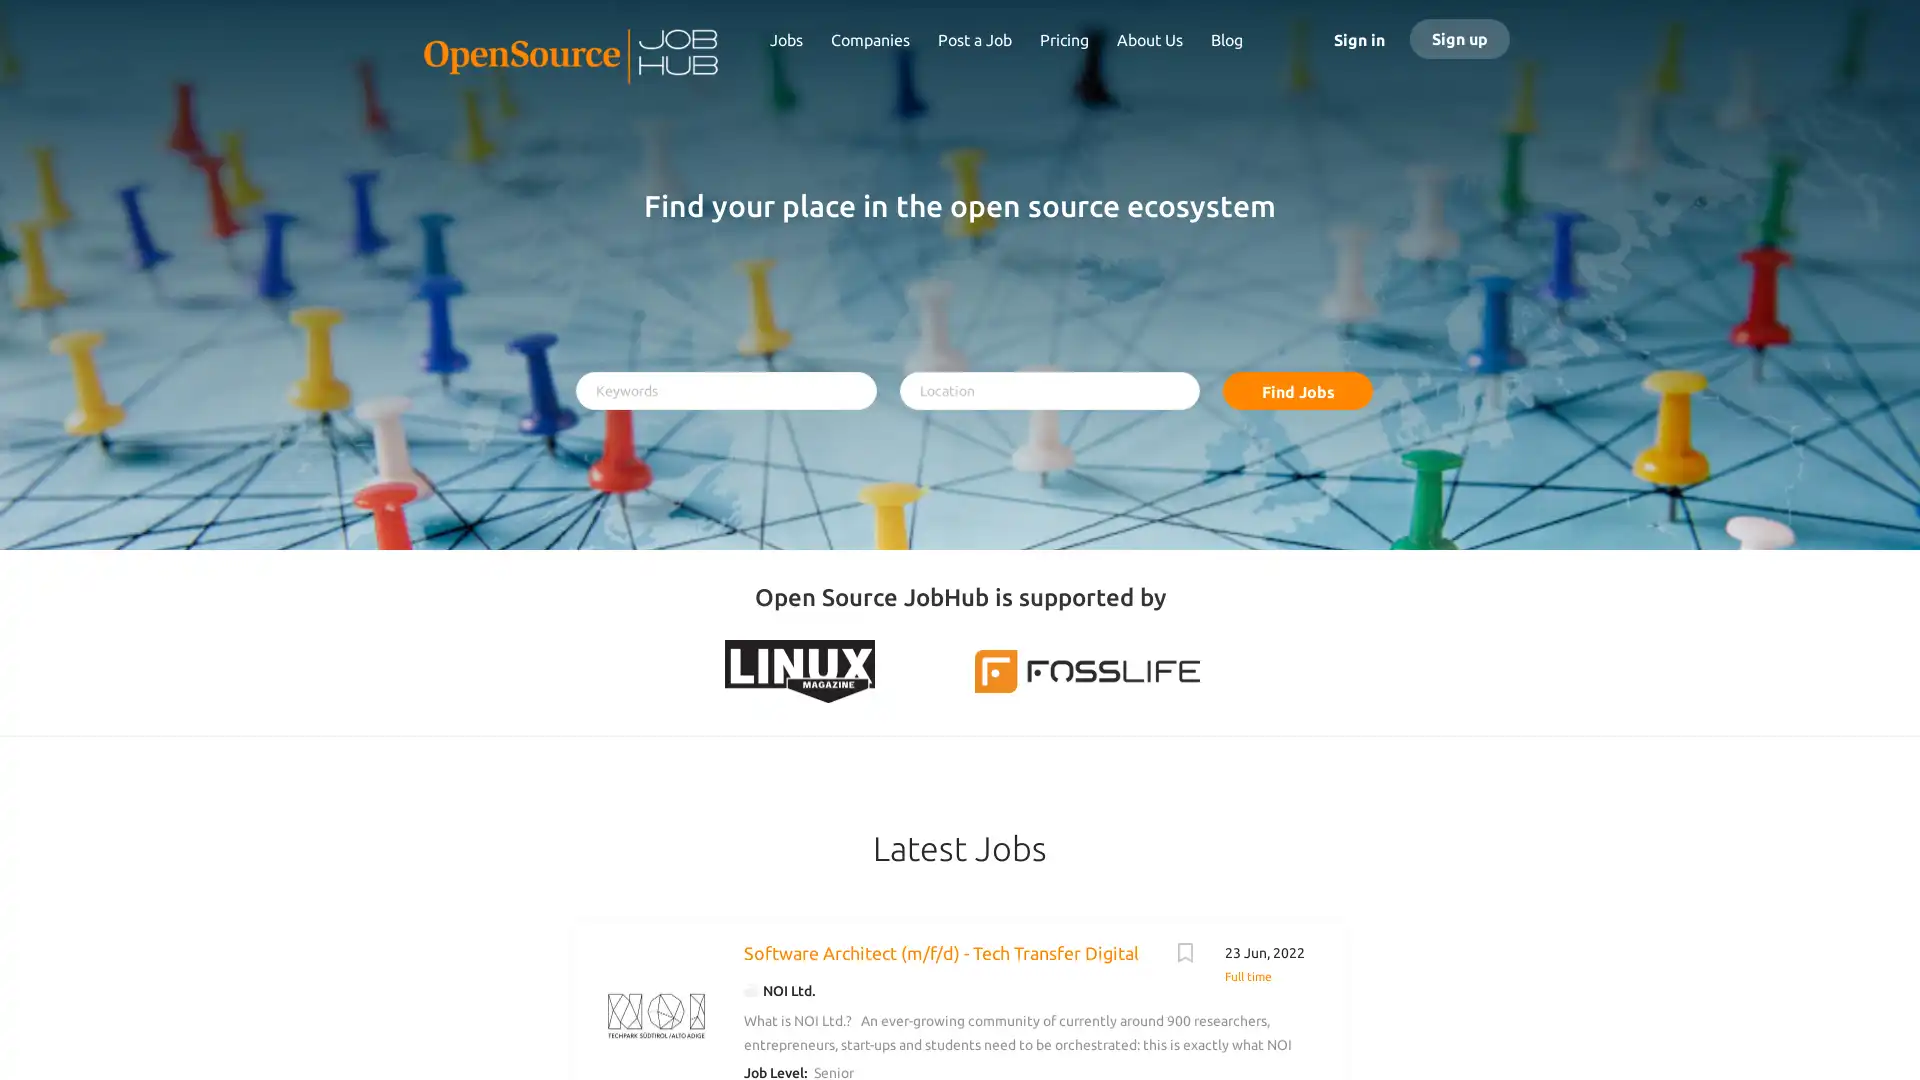 Image resolution: width=1920 pixels, height=1080 pixels. What do you see at coordinates (1297, 390) in the screenshot?
I see `Find Jobs` at bounding box center [1297, 390].